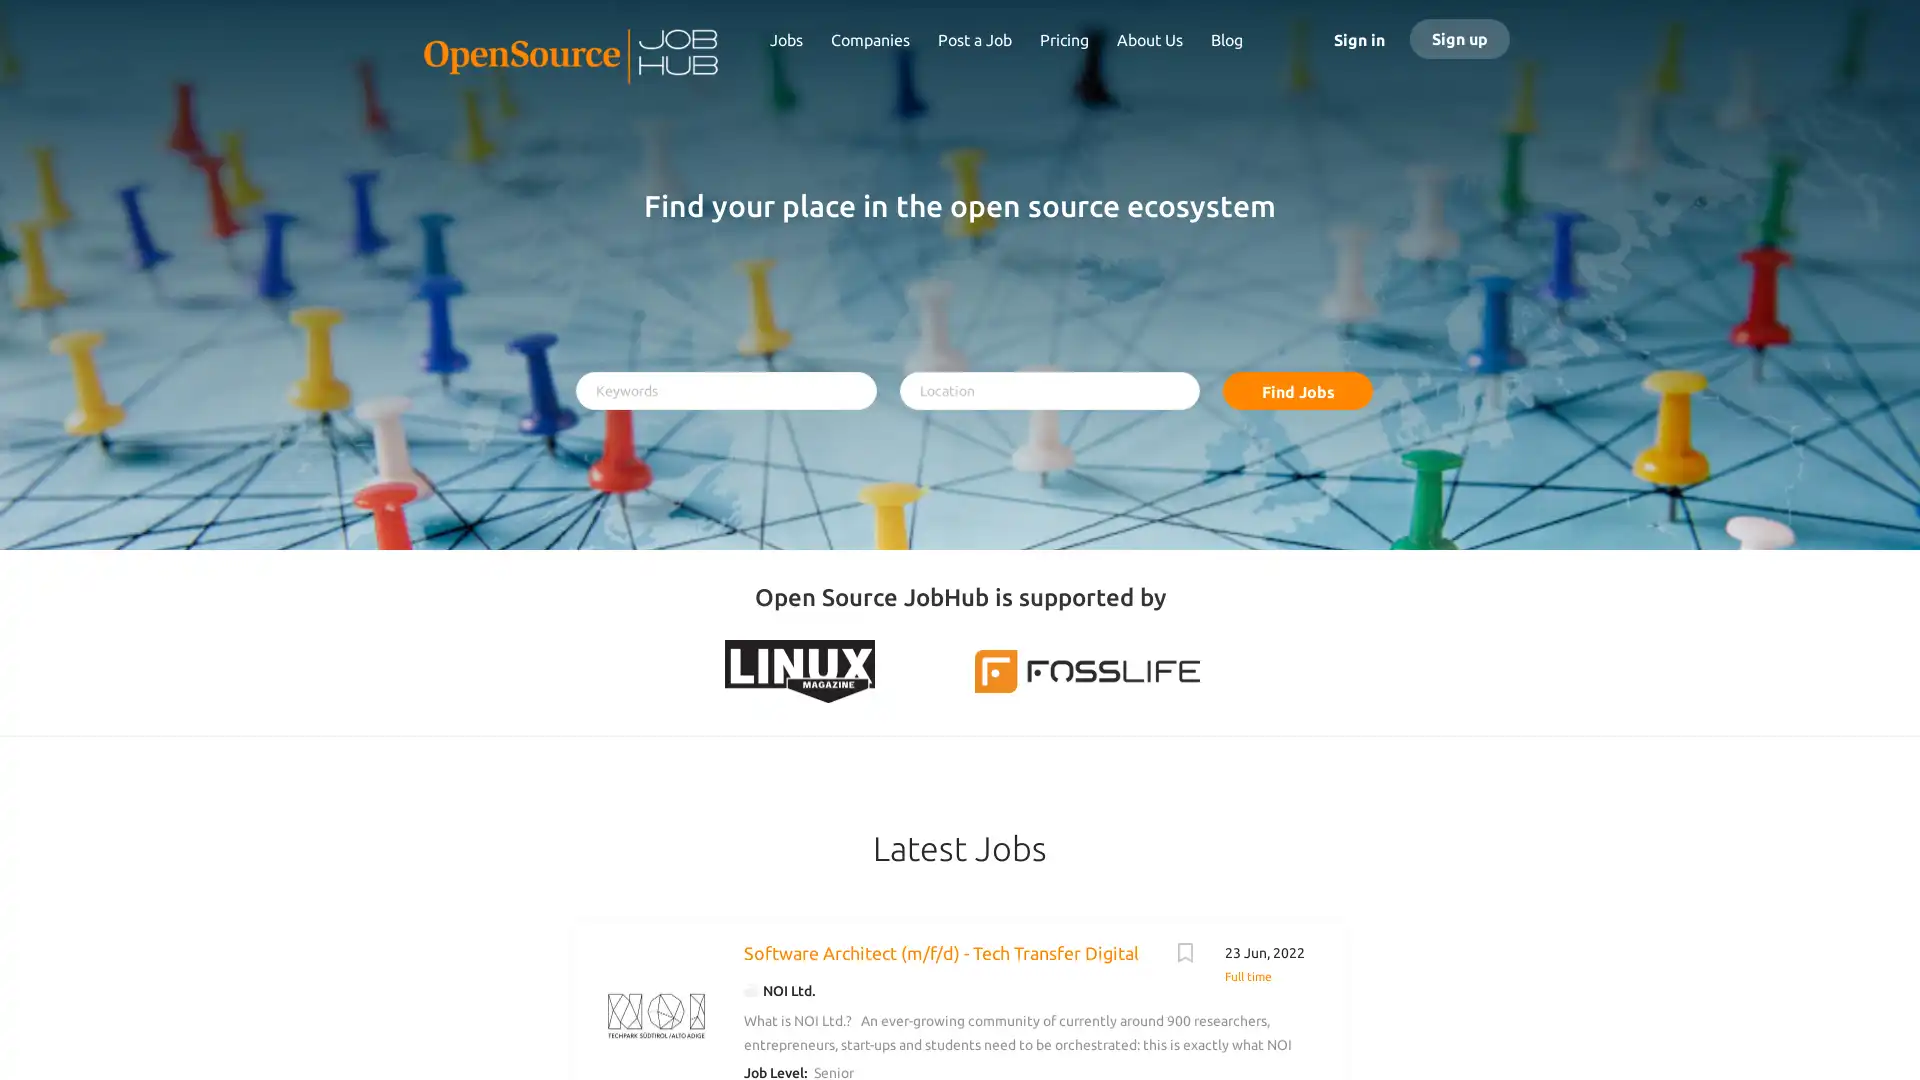 Image resolution: width=1920 pixels, height=1080 pixels. What do you see at coordinates (1297, 390) in the screenshot?
I see `Find Jobs` at bounding box center [1297, 390].